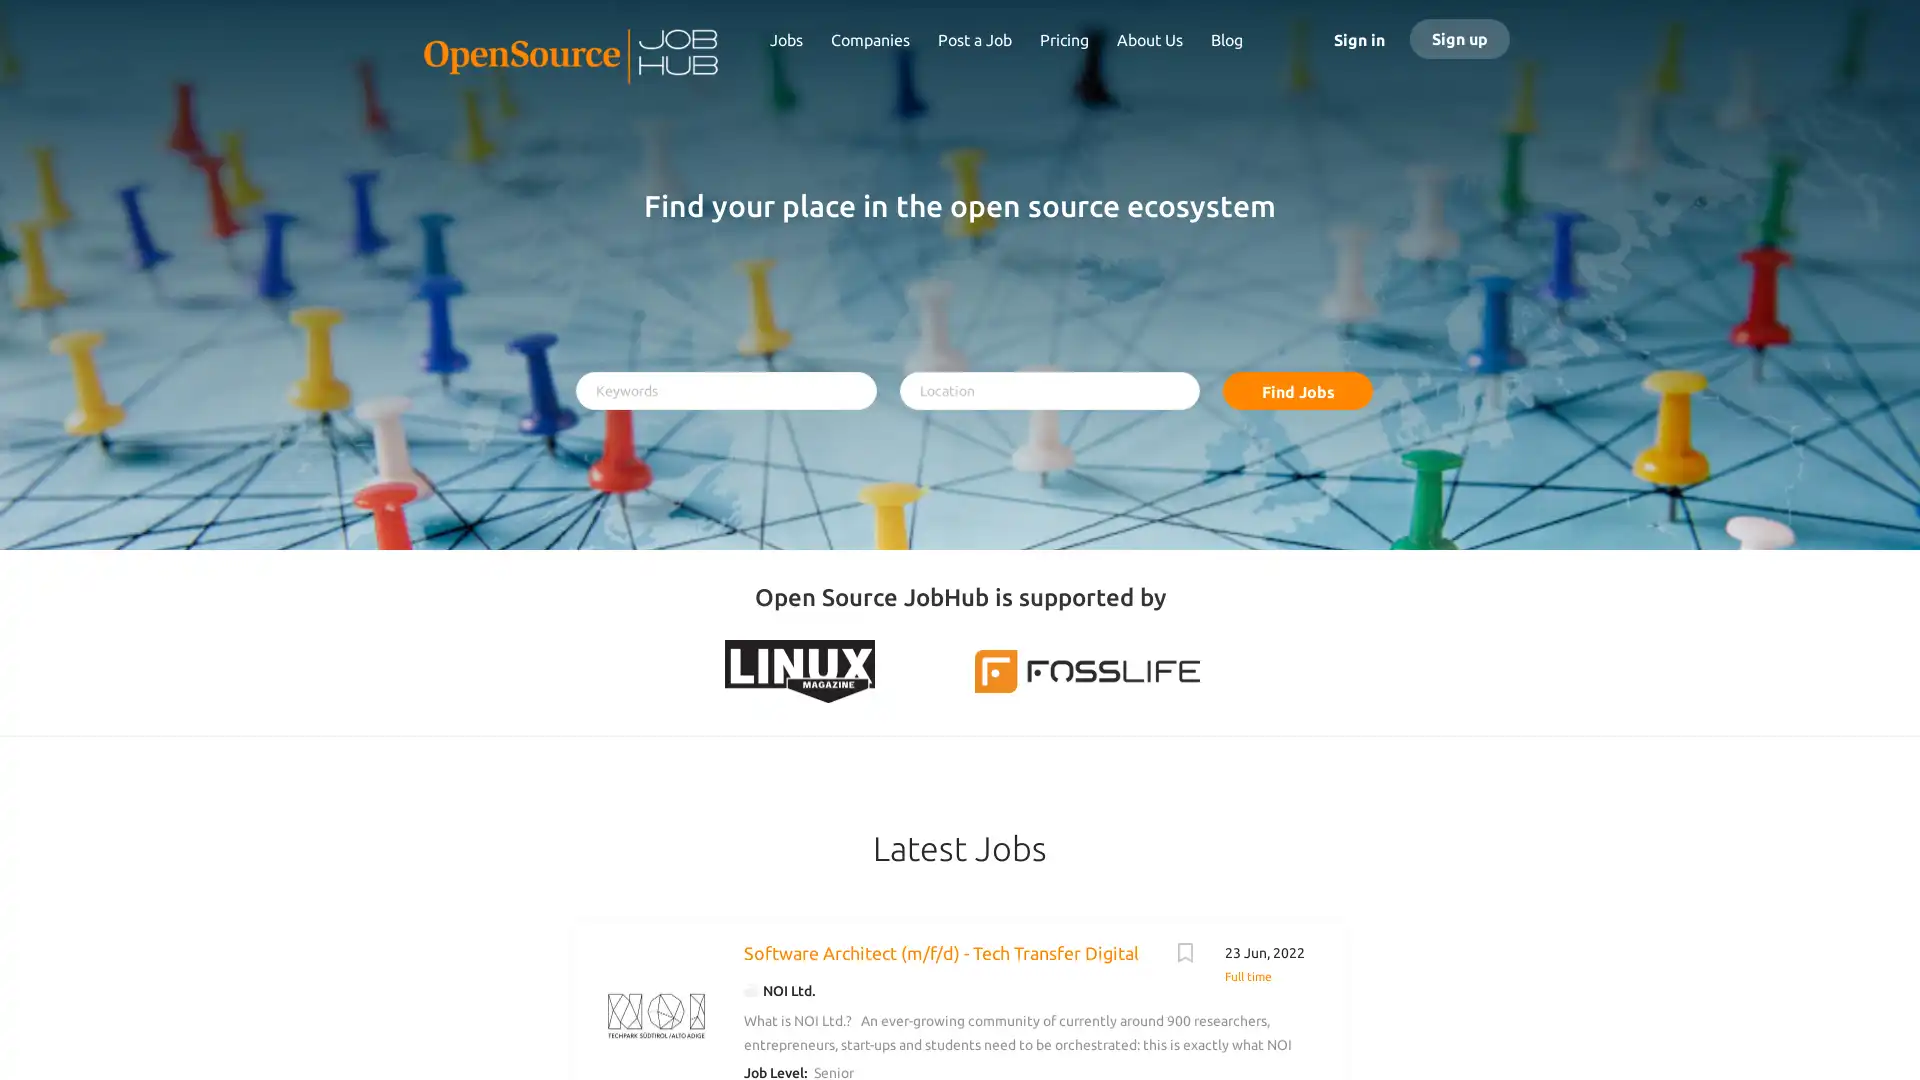 Image resolution: width=1920 pixels, height=1080 pixels. What do you see at coordinates (1297, 390) in the screenshot?
I see `Find Jobs` at bounding box center [1297, 390].